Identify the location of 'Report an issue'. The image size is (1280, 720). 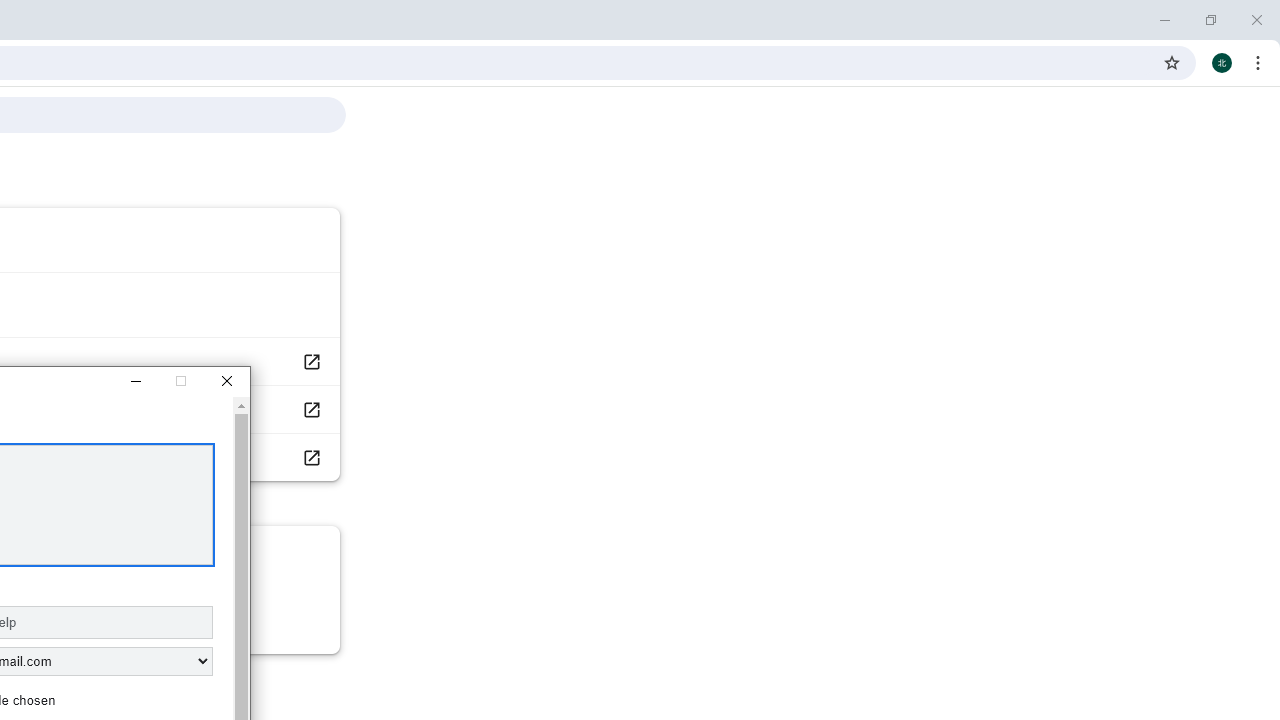
(310, 408).